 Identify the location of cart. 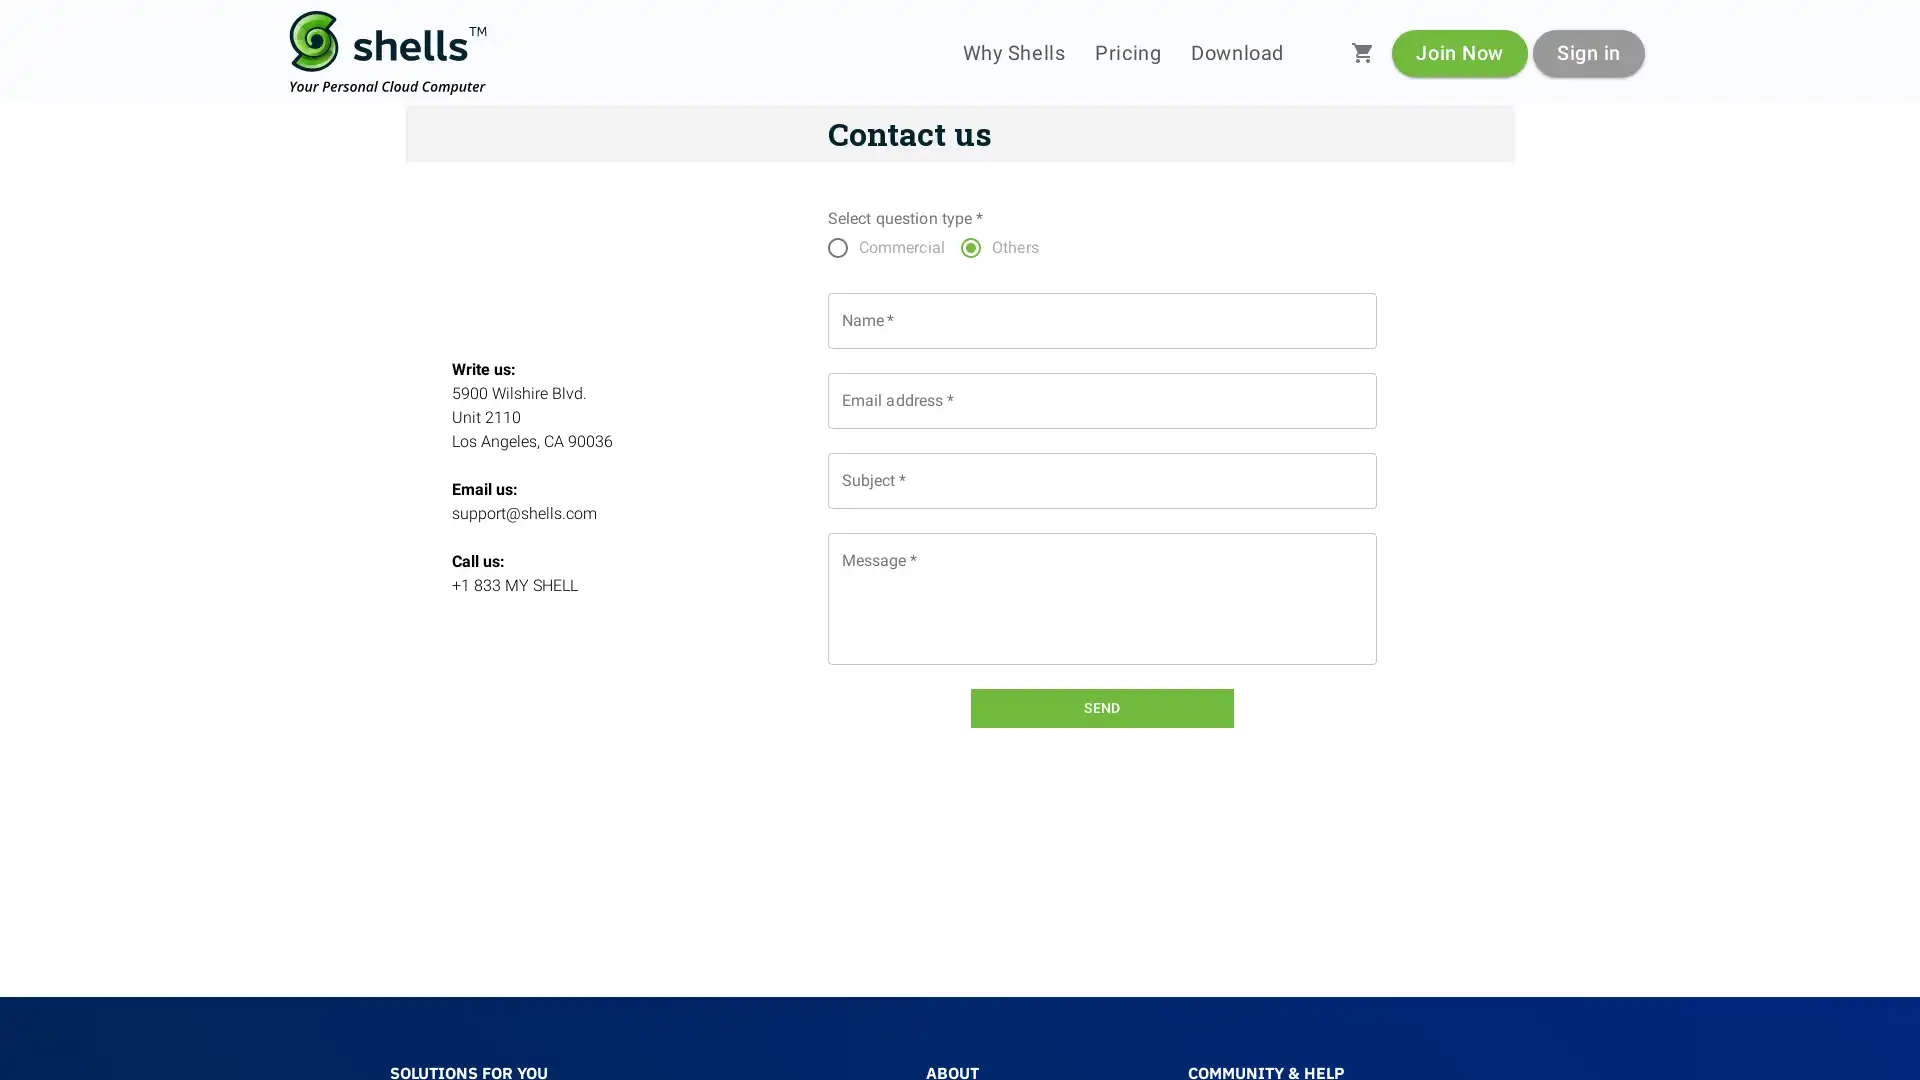
(1362, 52).